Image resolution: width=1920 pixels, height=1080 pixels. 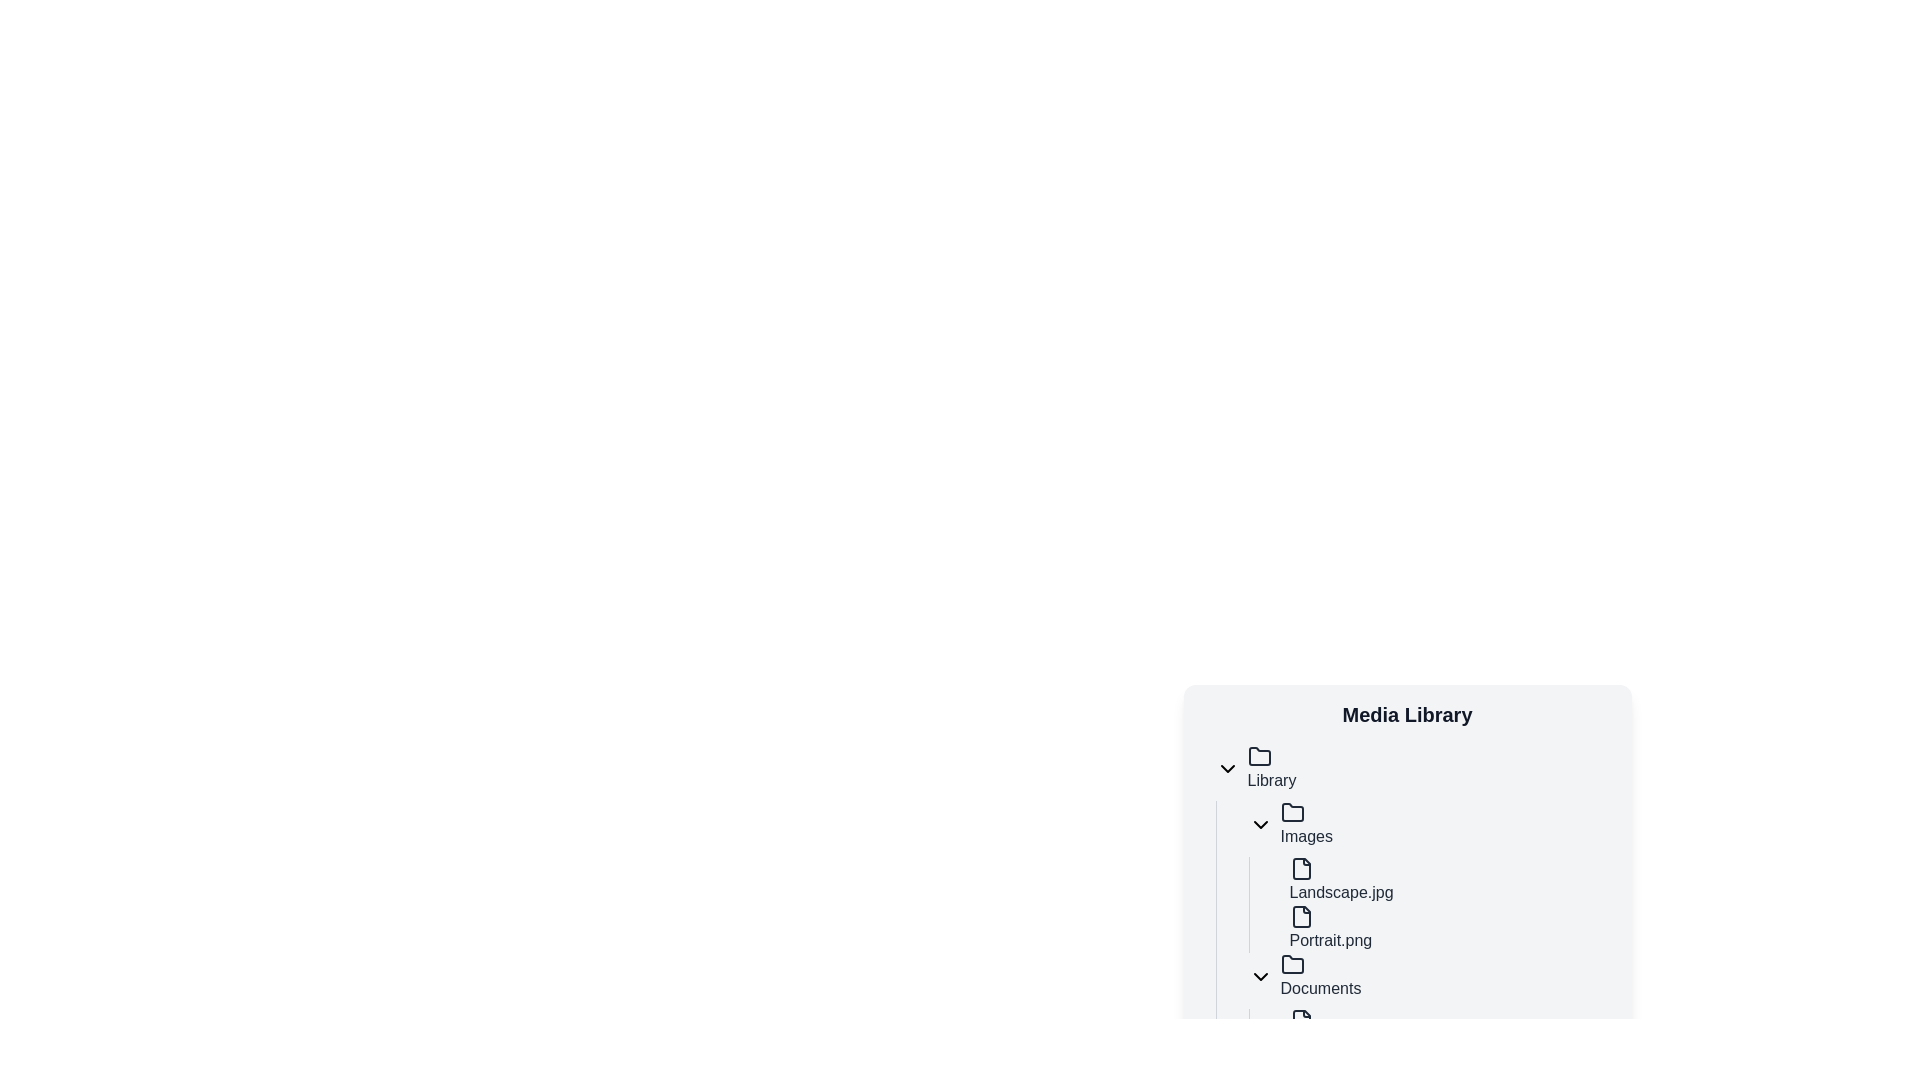 I want to click on the small folder icon representing the 'Images' folder in the media library navigation view, so click(x=1292, y=813).